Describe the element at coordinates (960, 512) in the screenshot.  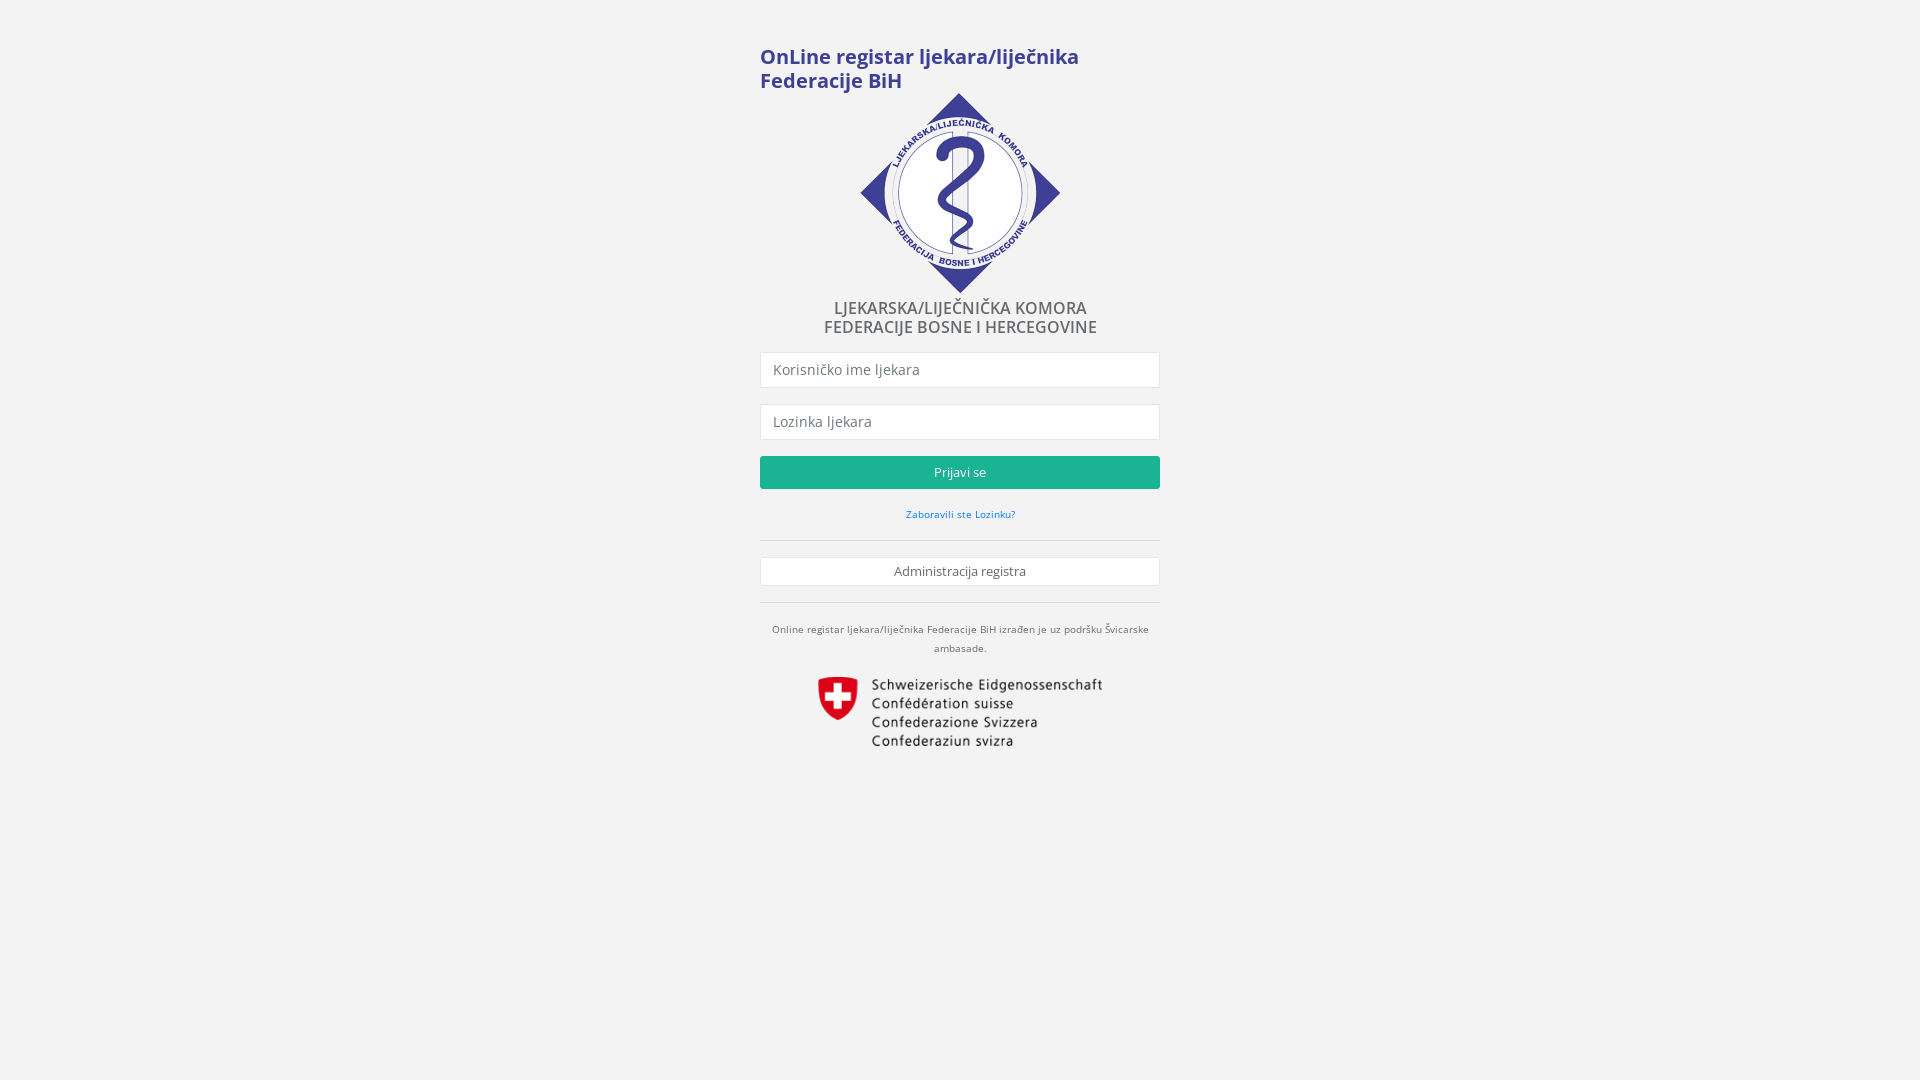
I see `'Zaboravili ste Lozinku?'` at that location.